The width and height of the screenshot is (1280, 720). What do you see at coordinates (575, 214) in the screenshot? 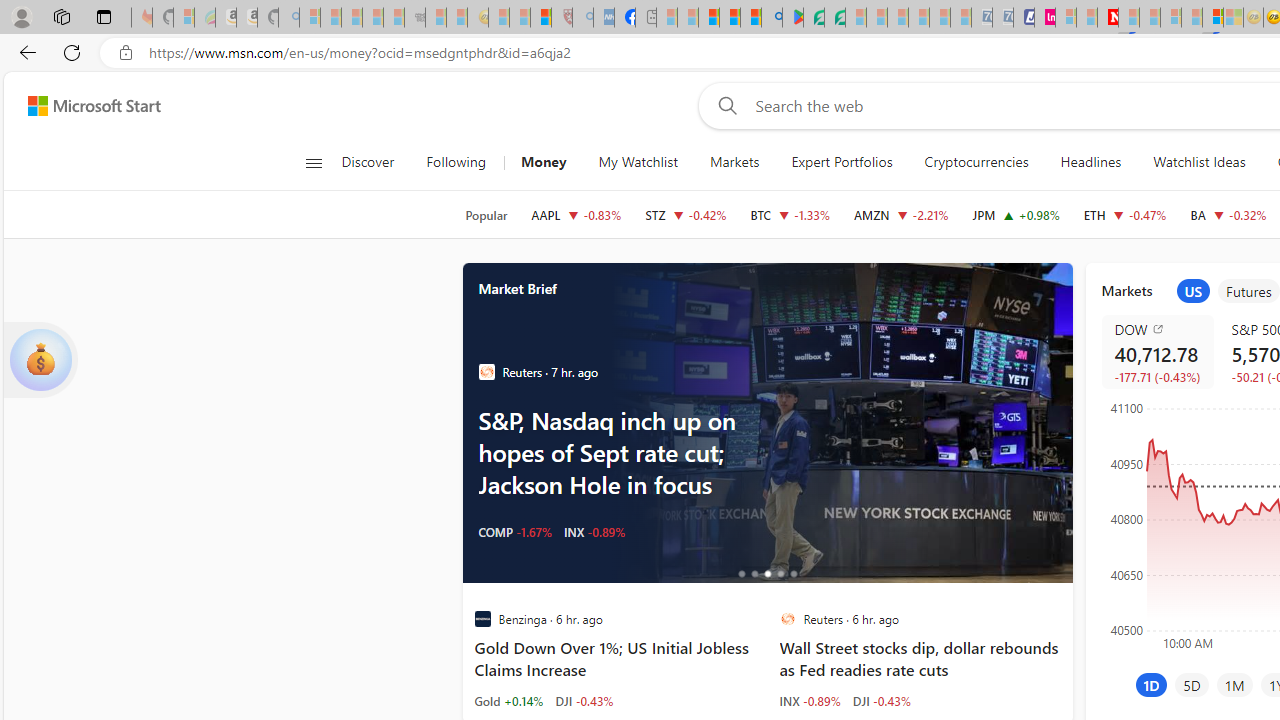
I see `'AAPL APPLE INC. decrease 224.53 -1.87 -0.83%'` at bounding box center [575, 214].